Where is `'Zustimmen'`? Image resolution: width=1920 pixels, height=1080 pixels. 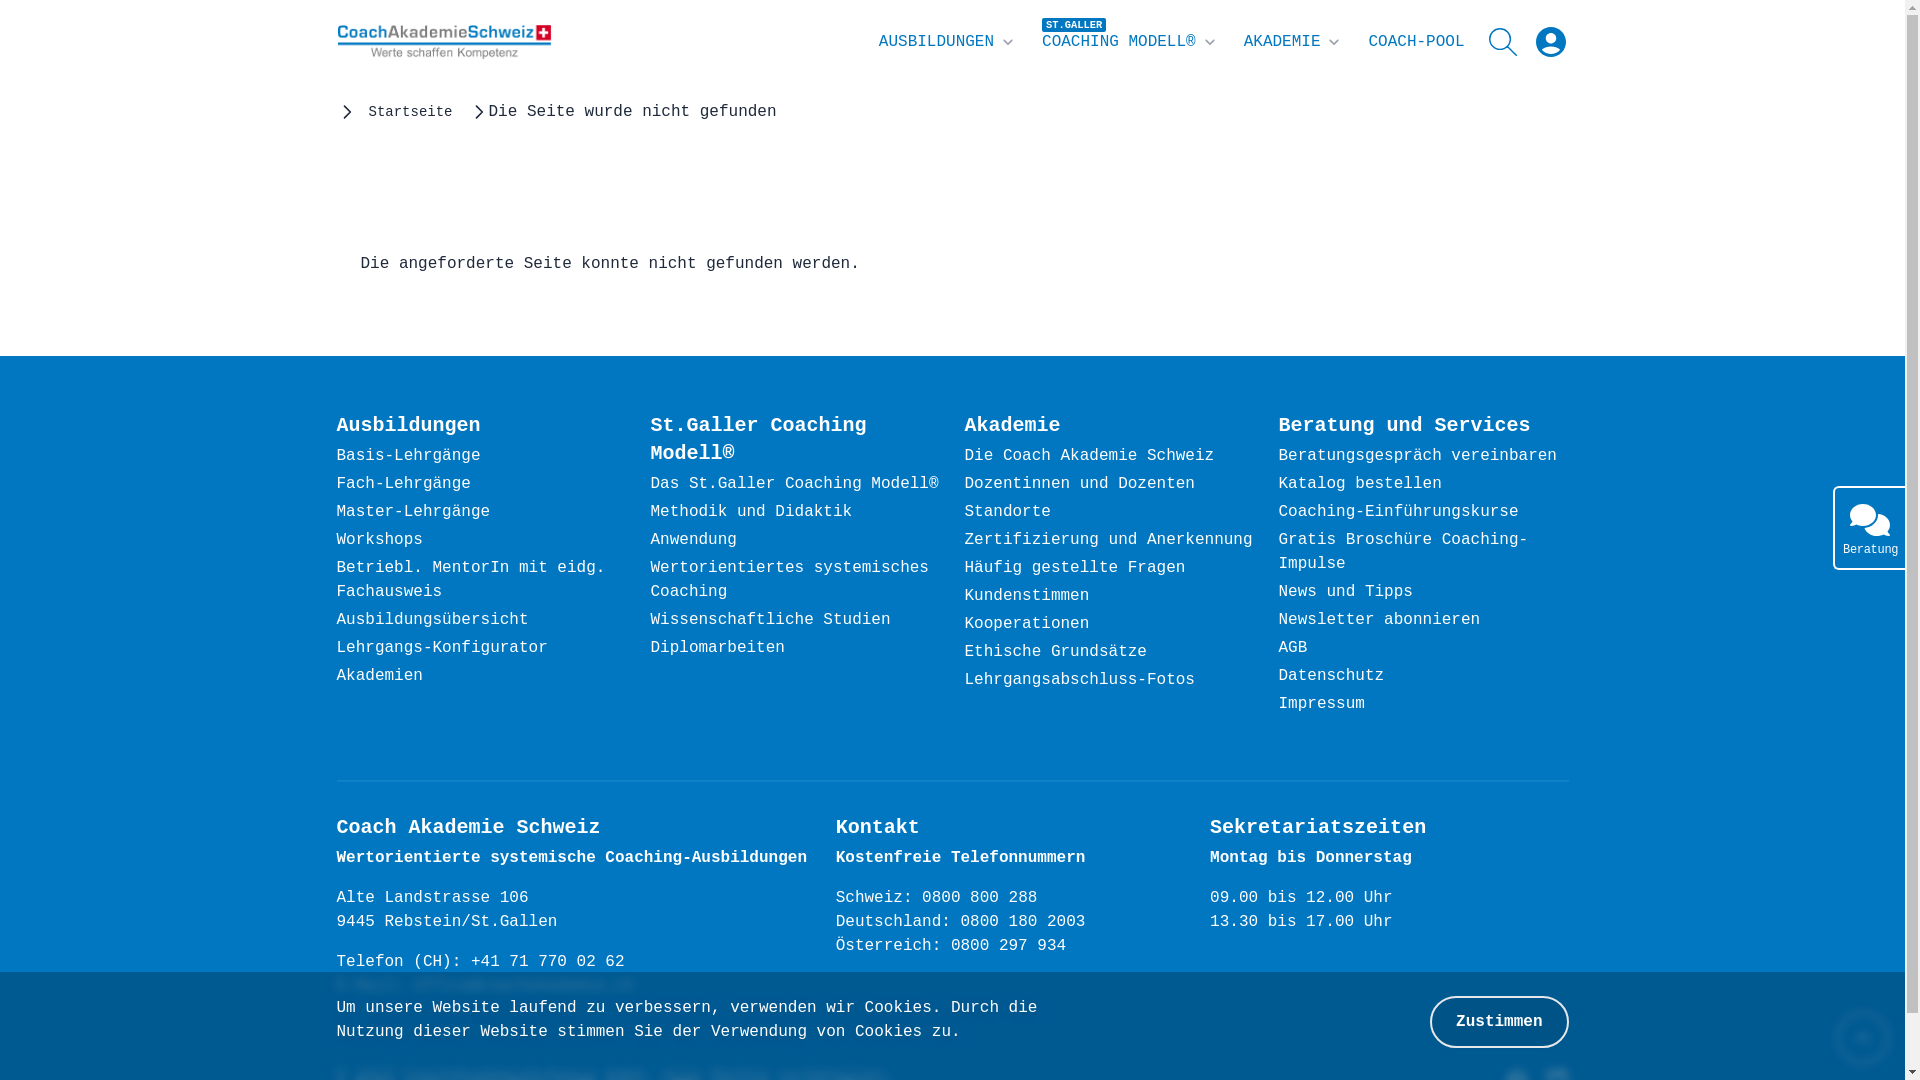
'Zustimmen' is located at coordinates (1429, 1022).